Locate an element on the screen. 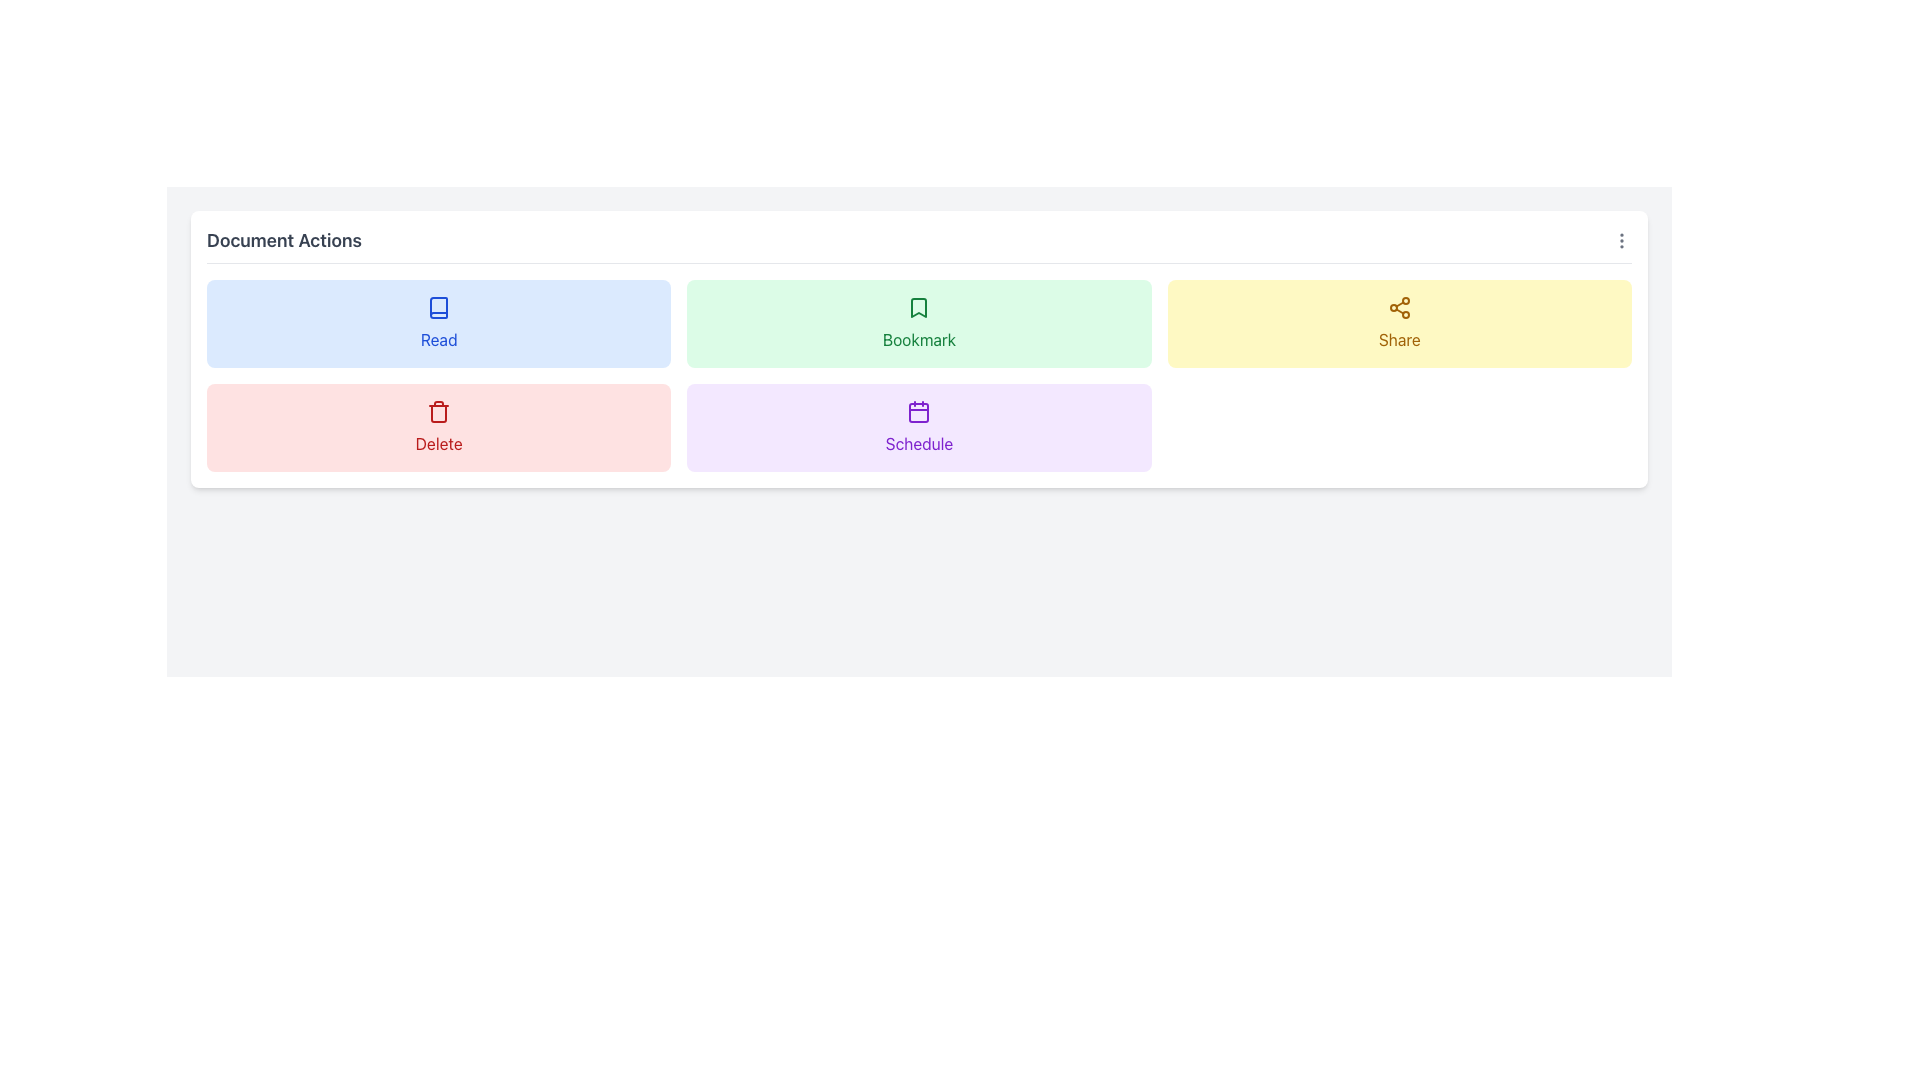 The width and height of the screenshot is (1920, 1080). the purple calendar icon located in the lower right section of the grid, directly above the 'Schedule' text label and to the right of the red trash icon is located at coordinates (918, 411).